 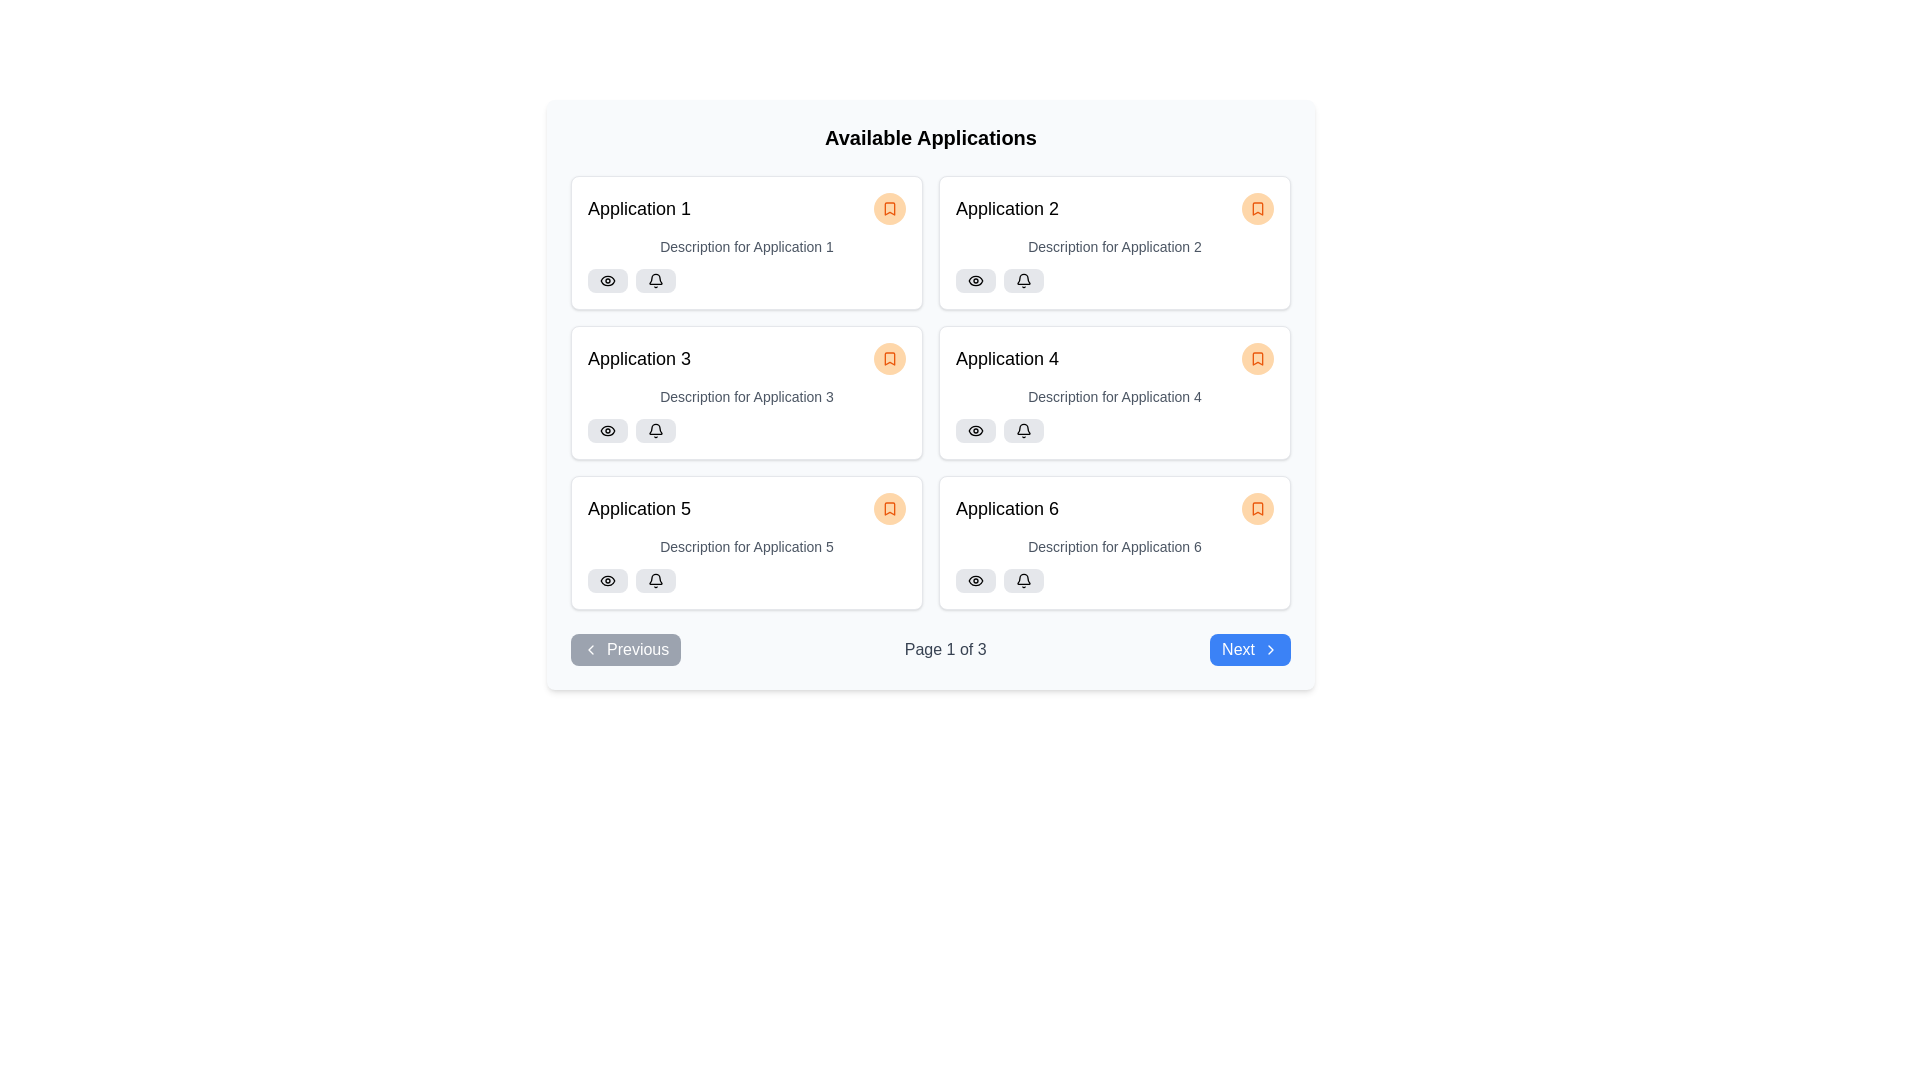 I want to click on the upper outer outline of the eye icon representing visibility in the control area for the 'Application 5' card located in the second row, leftmost column of the interface grid, so click(x=607, y=581).